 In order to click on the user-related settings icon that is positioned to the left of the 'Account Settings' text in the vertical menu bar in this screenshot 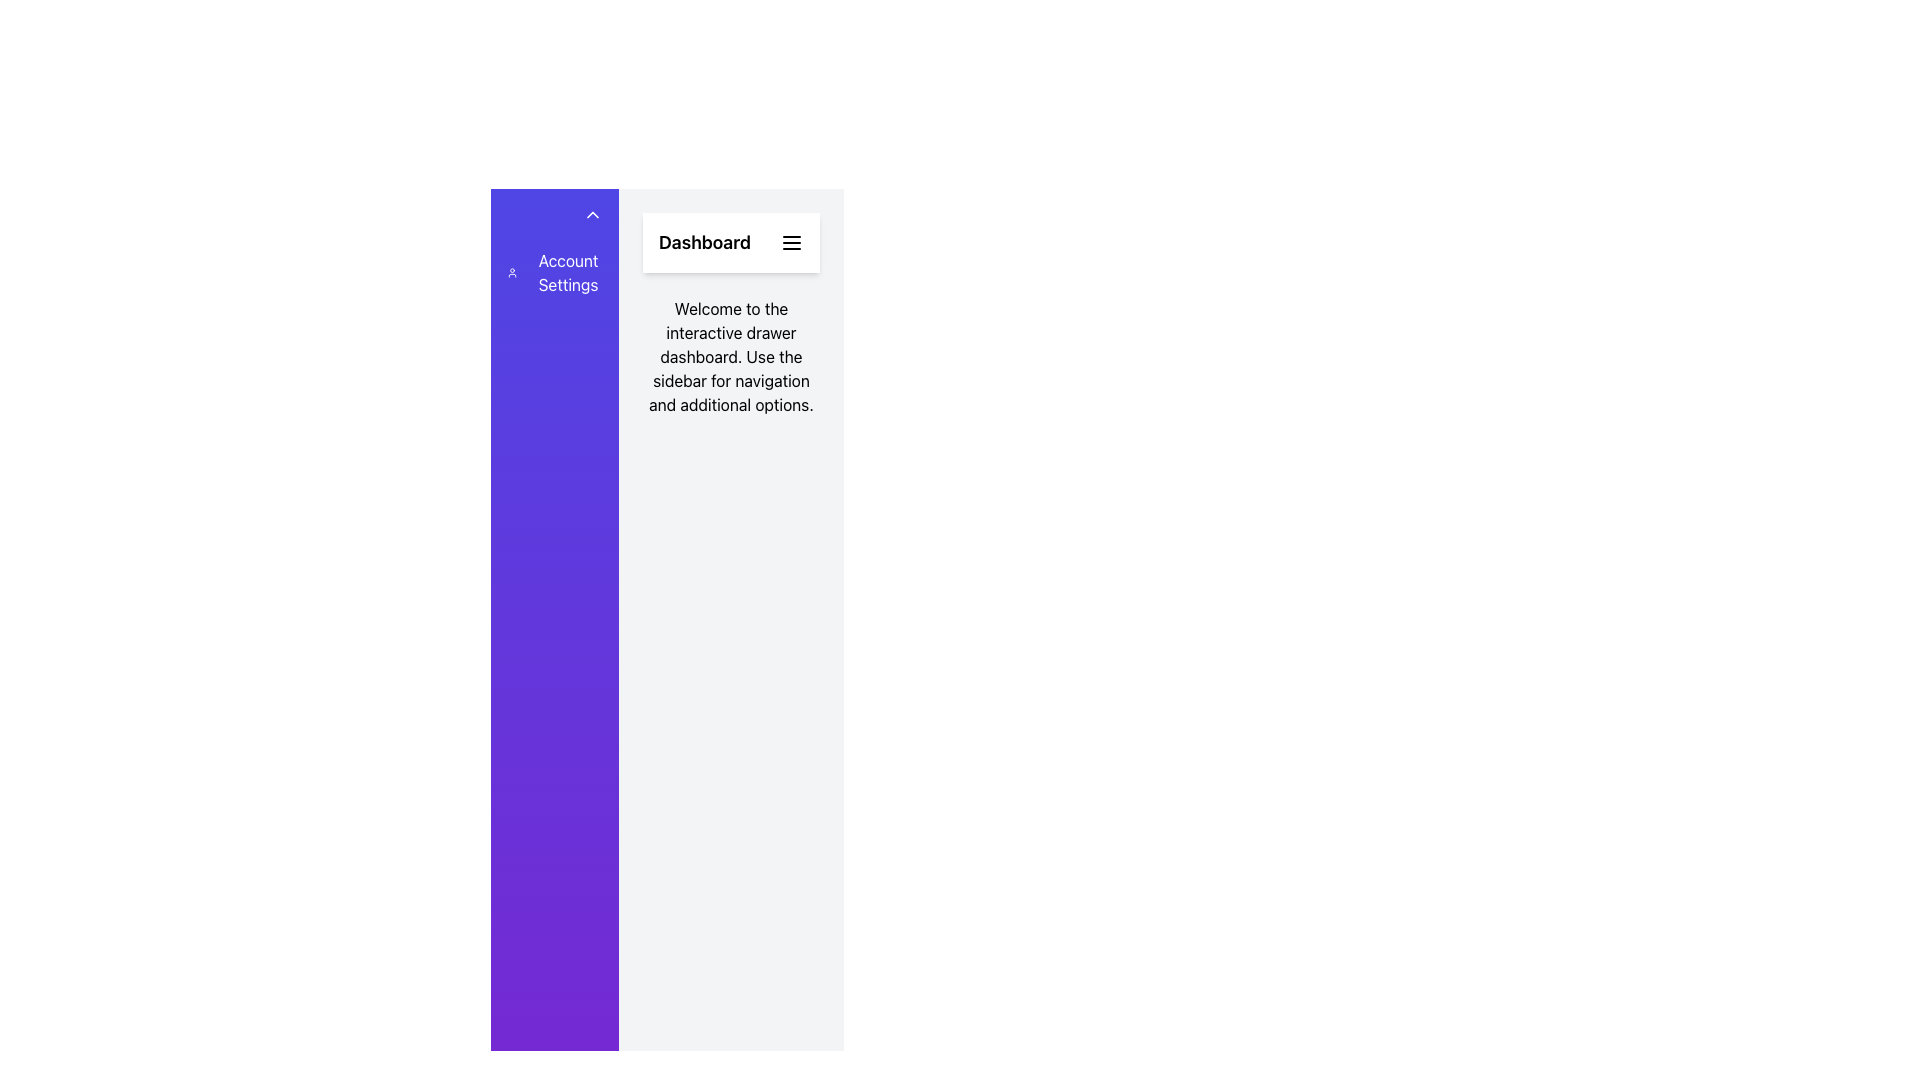, I will do `click(512, 273)`.